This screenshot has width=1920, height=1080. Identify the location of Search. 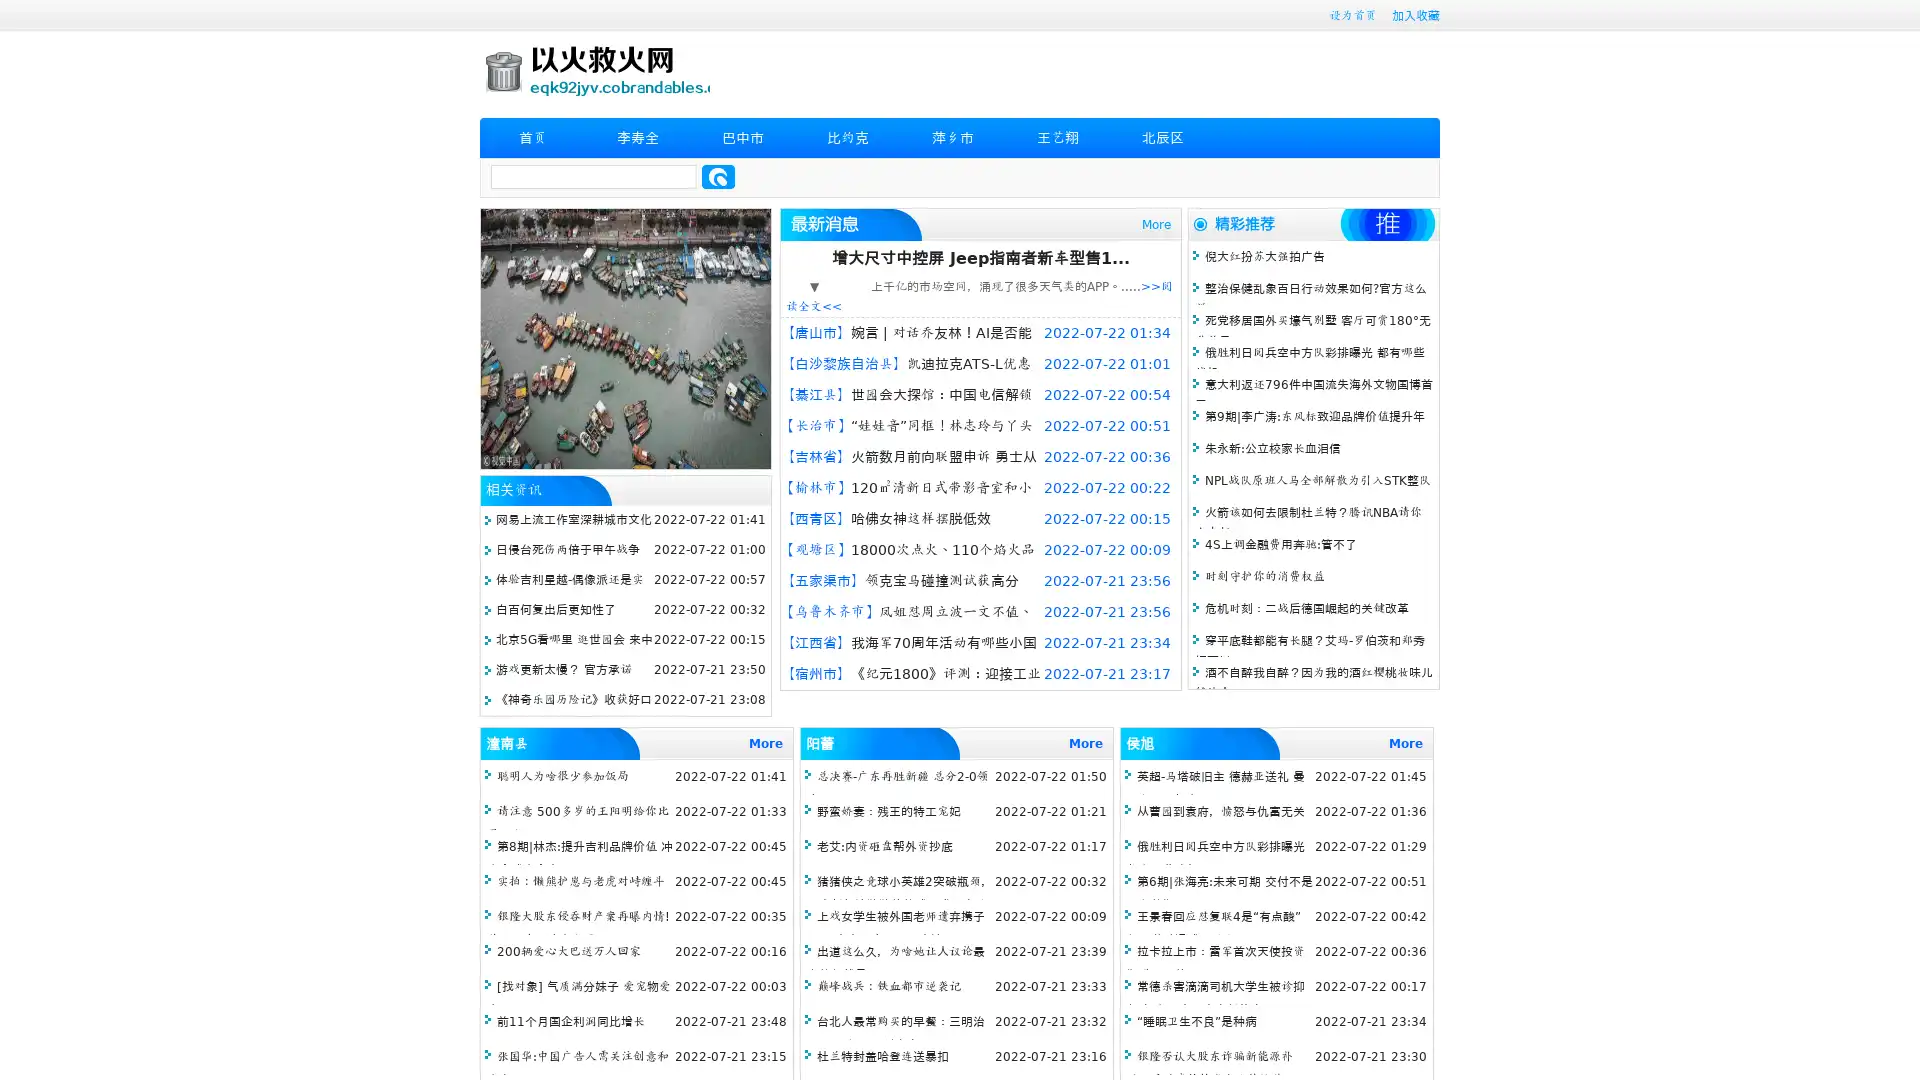
(718, 176).